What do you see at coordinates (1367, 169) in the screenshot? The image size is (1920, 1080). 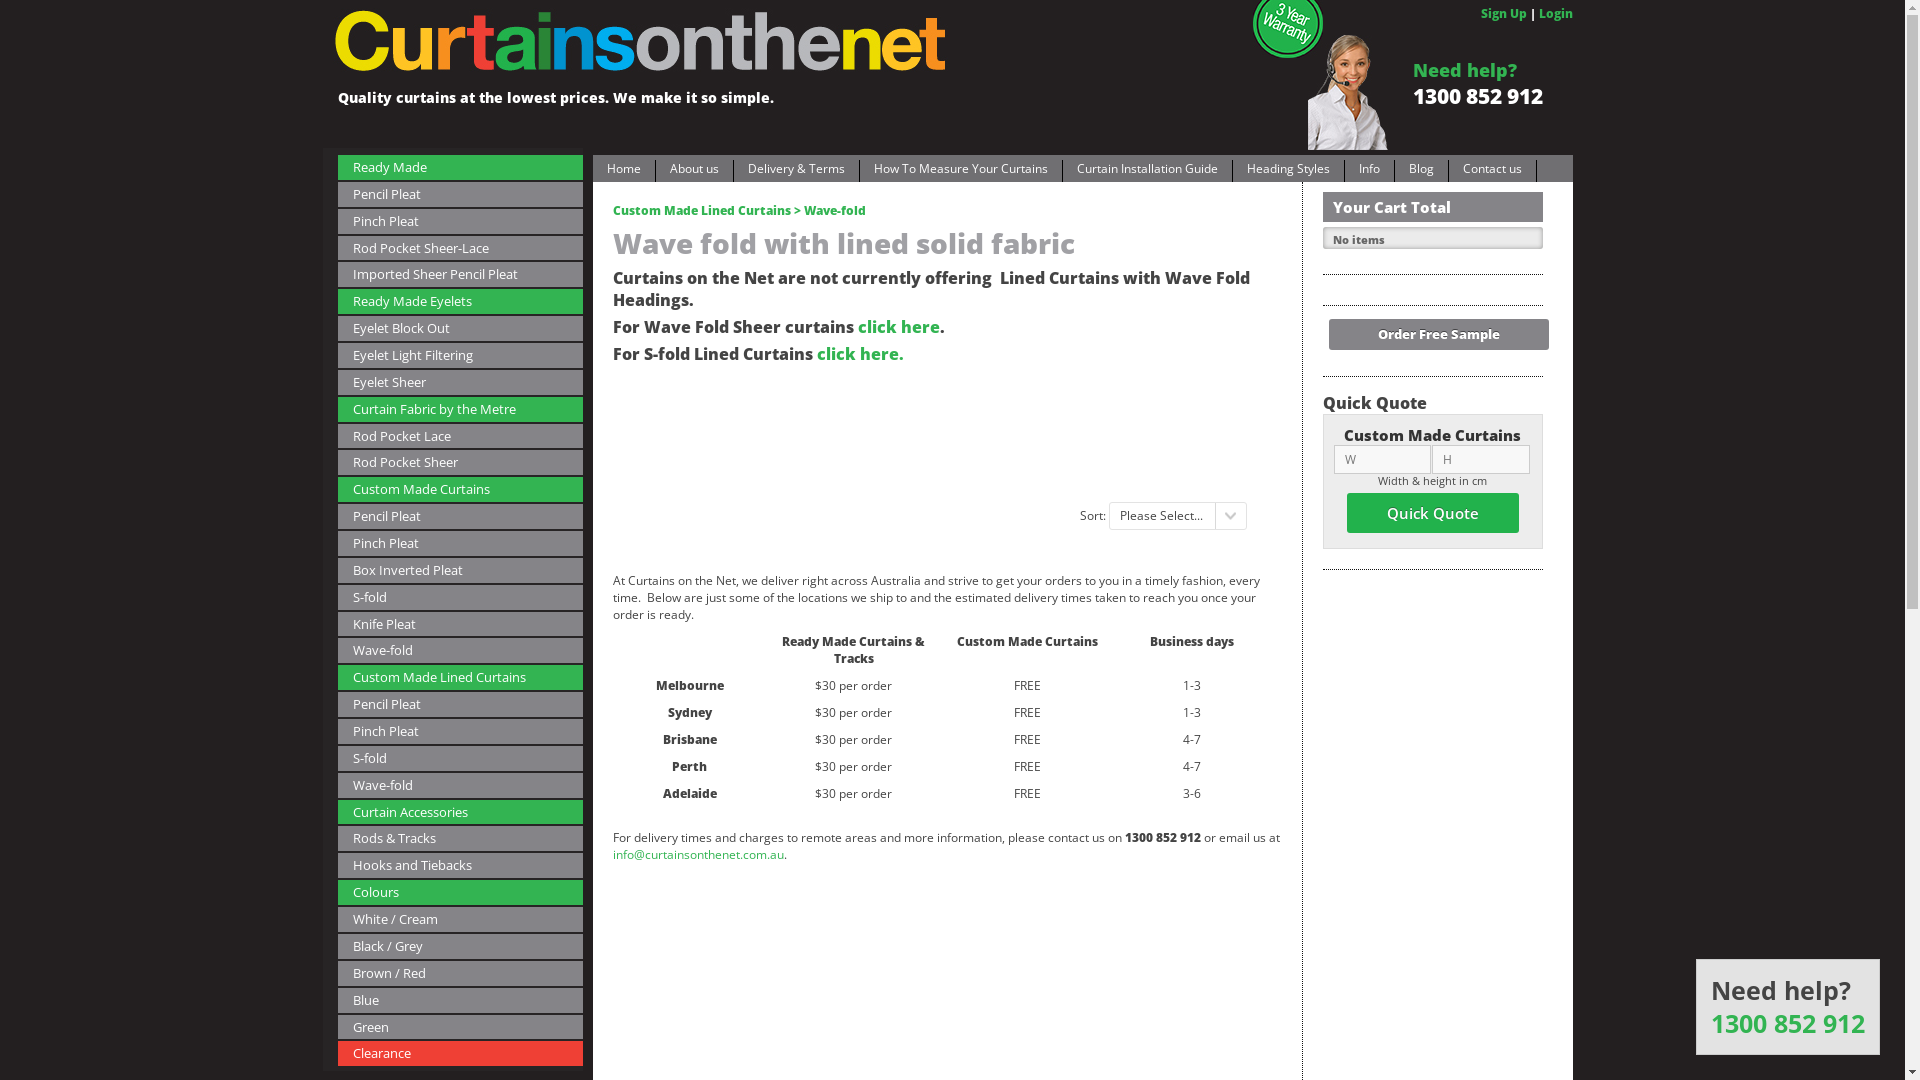 I see `'Info'` at bounding box center [1367, 169].